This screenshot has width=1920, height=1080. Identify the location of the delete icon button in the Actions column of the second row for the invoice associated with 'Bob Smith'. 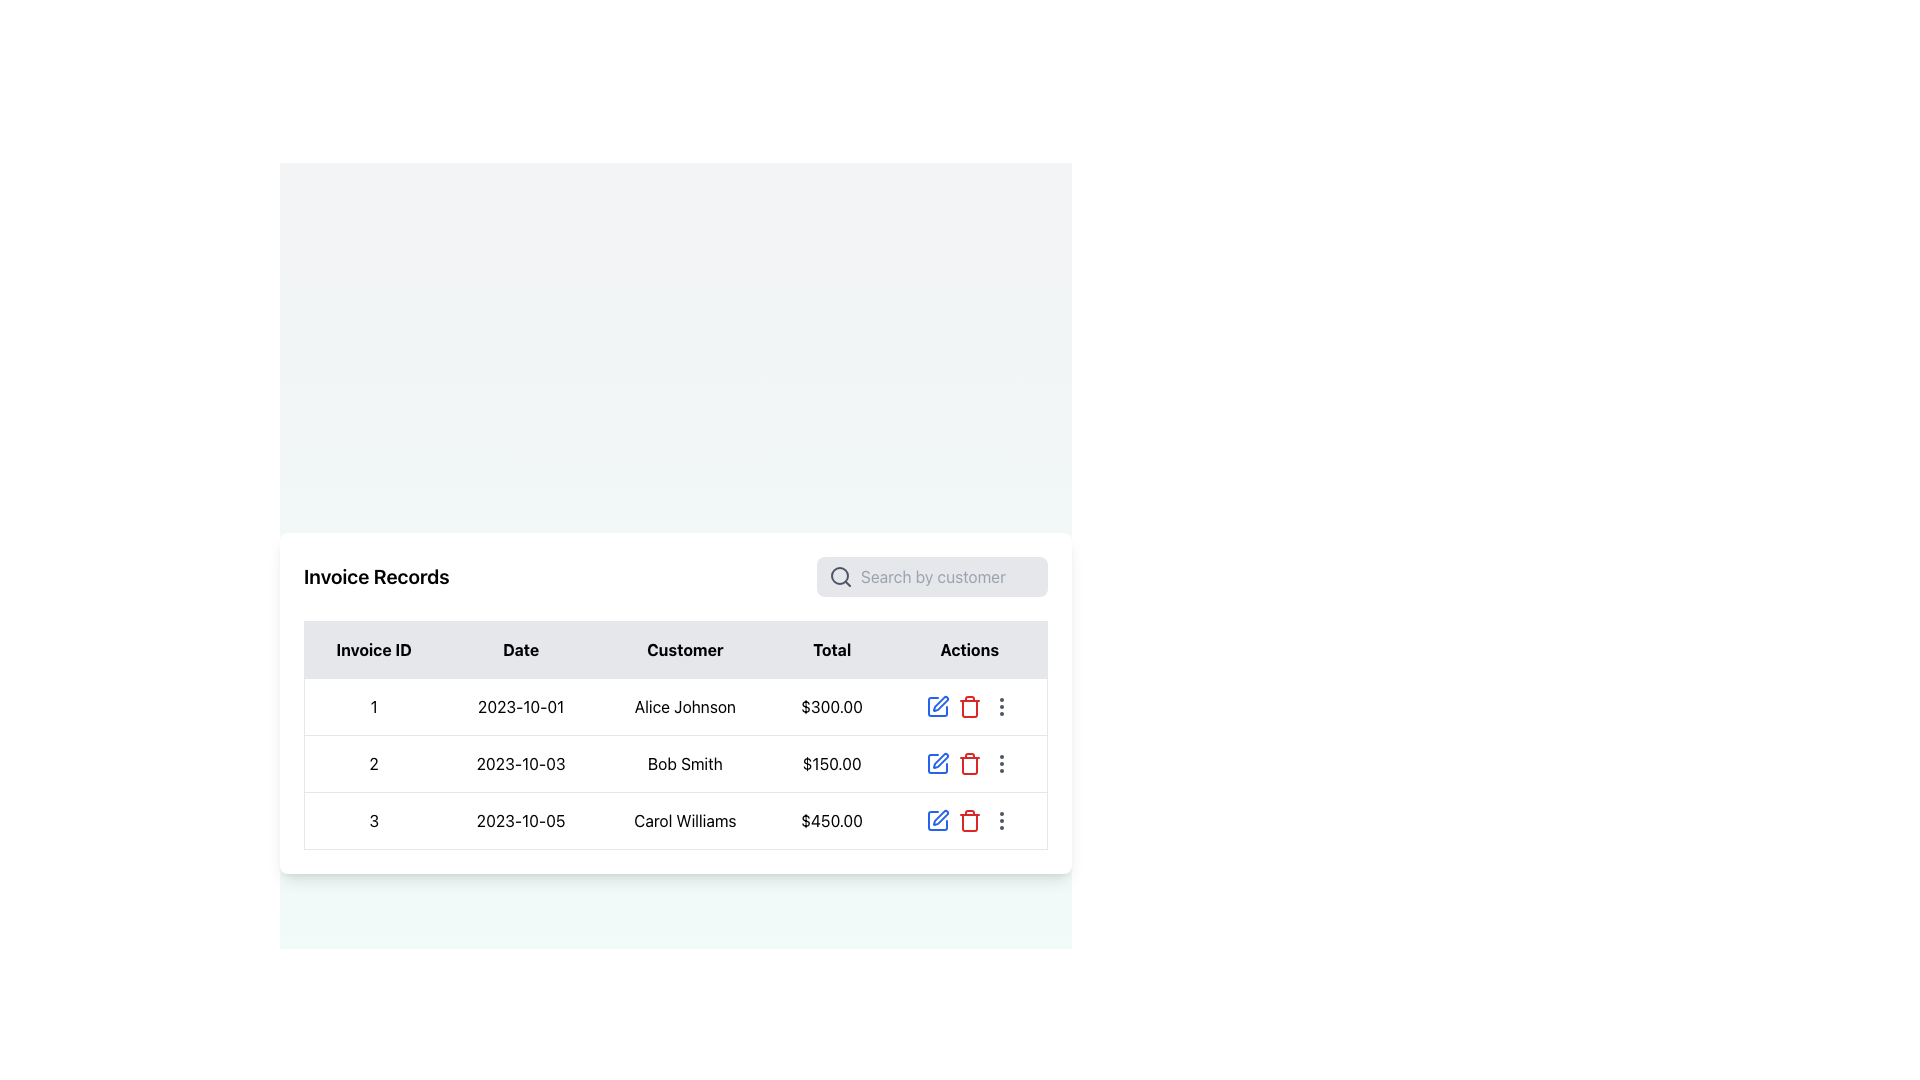
(969, 763).